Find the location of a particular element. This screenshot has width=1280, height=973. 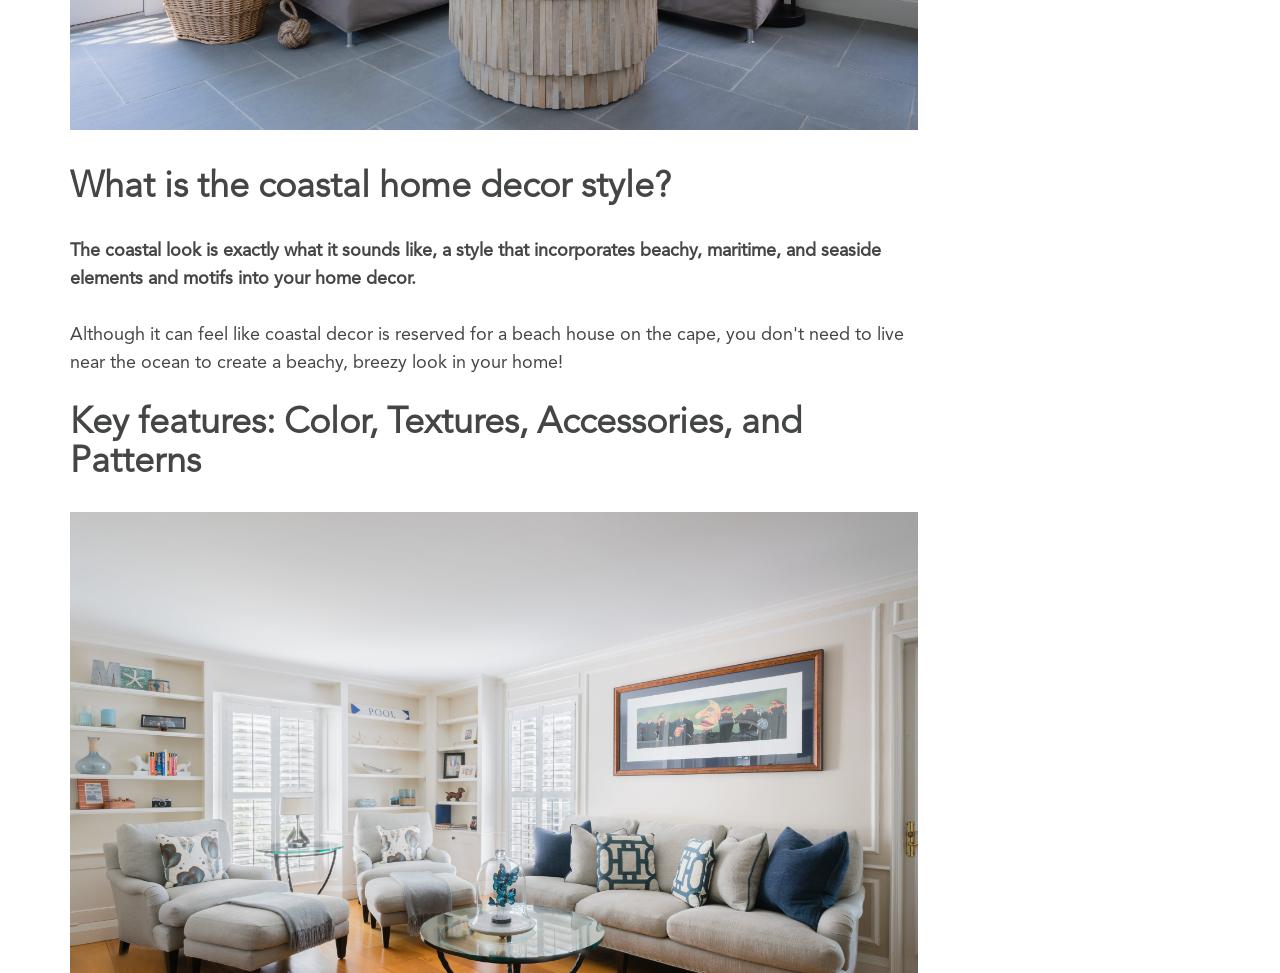

'Connect & Share' is located at coordinates (780, 953).